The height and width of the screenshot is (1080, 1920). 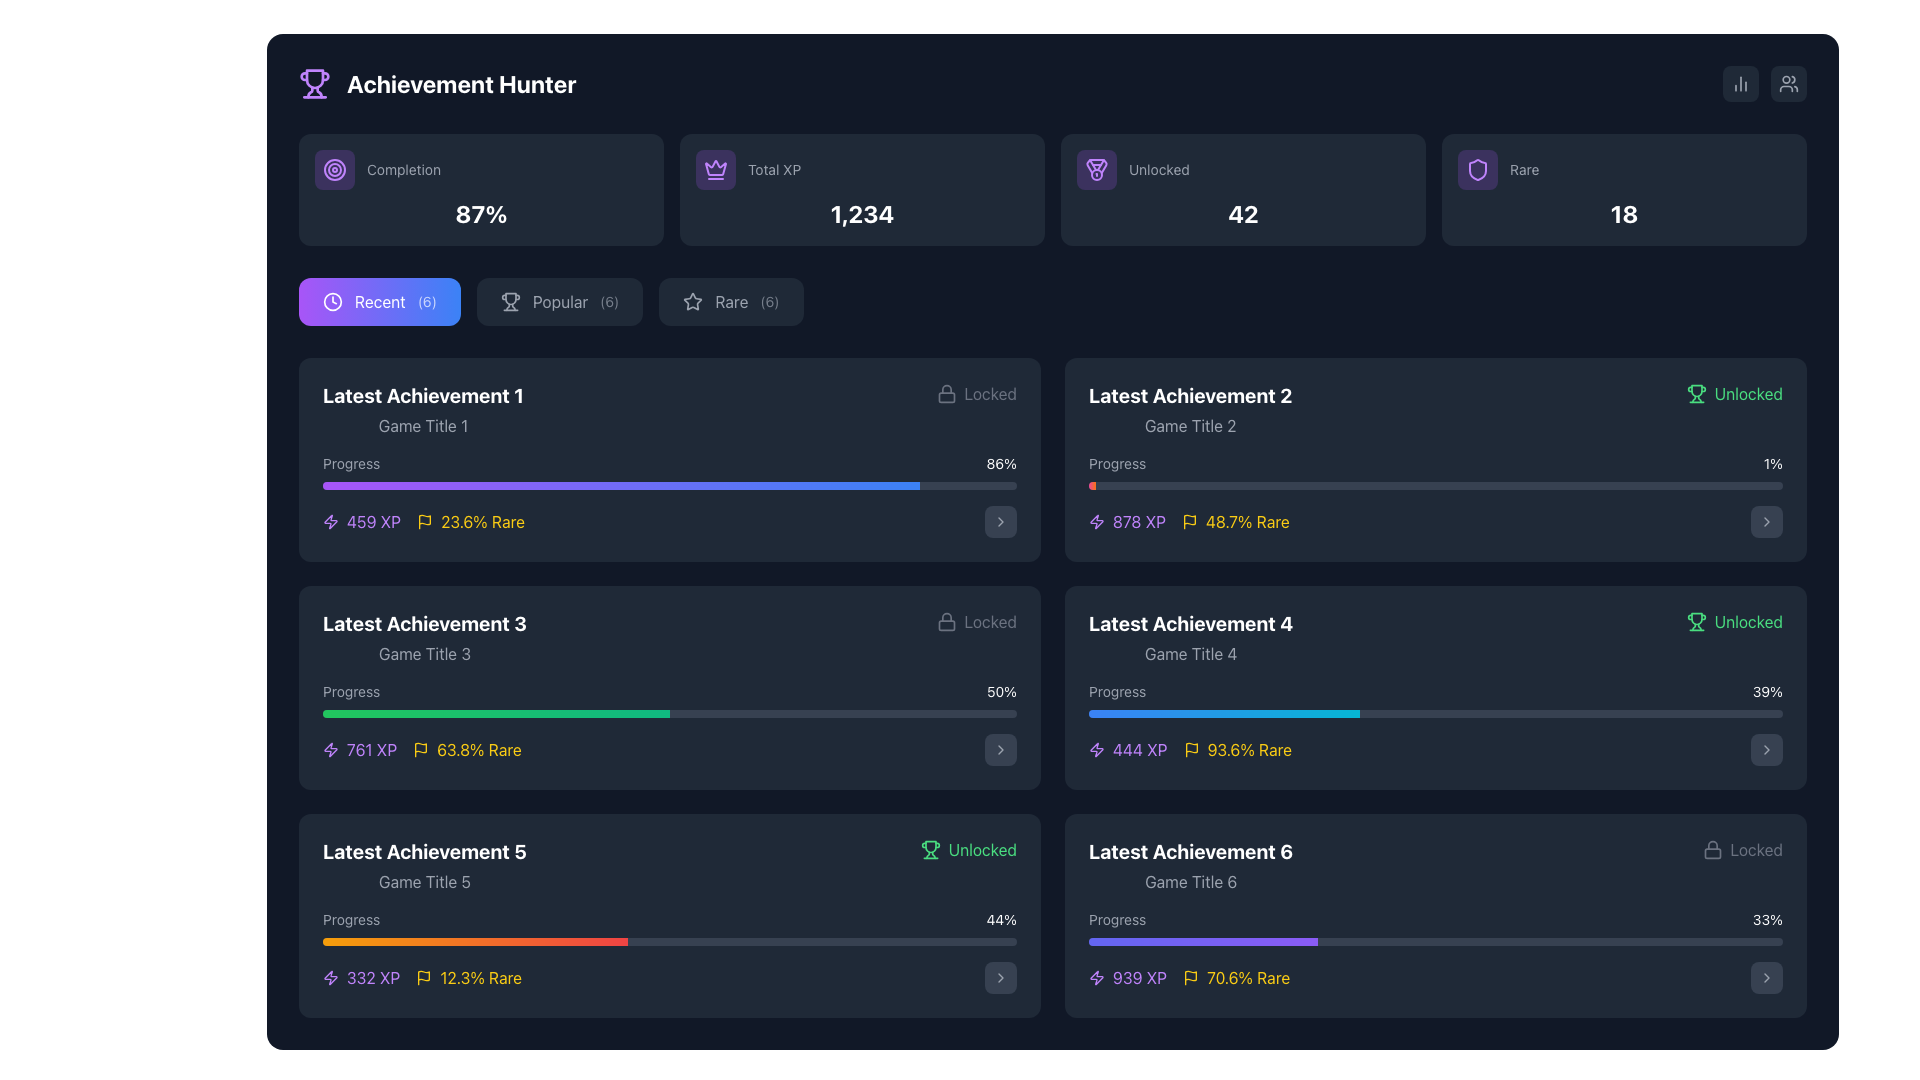 What do you see at coordinates (1767, 690) in the screenshot?
I see `the static text label displaying '39%' located in the bottom-right corner of the 'Latest Achievement 4' section` at bounding box center [1767, 690].